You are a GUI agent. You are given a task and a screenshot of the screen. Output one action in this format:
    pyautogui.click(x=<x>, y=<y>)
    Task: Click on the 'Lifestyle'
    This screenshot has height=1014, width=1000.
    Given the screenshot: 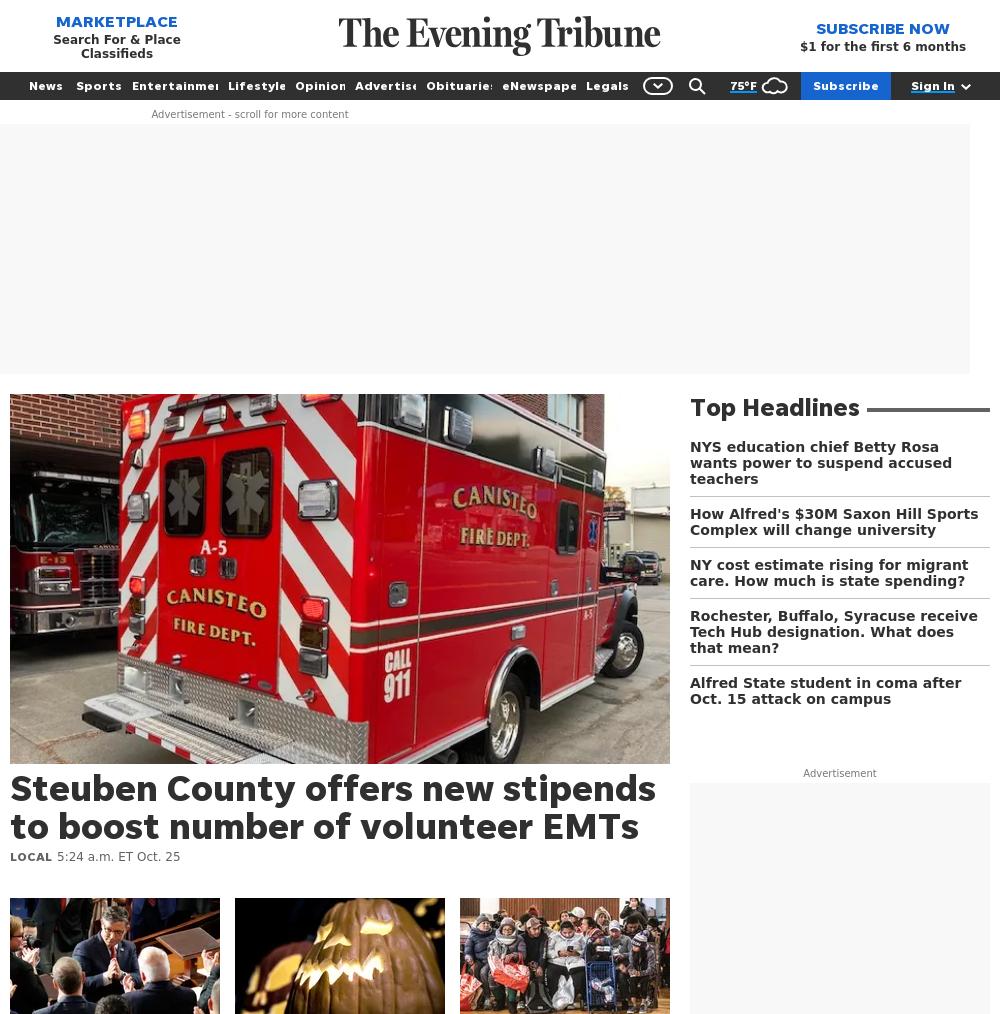 What is the action you would take?
    pyautogui.click(x=227, y=84)
    